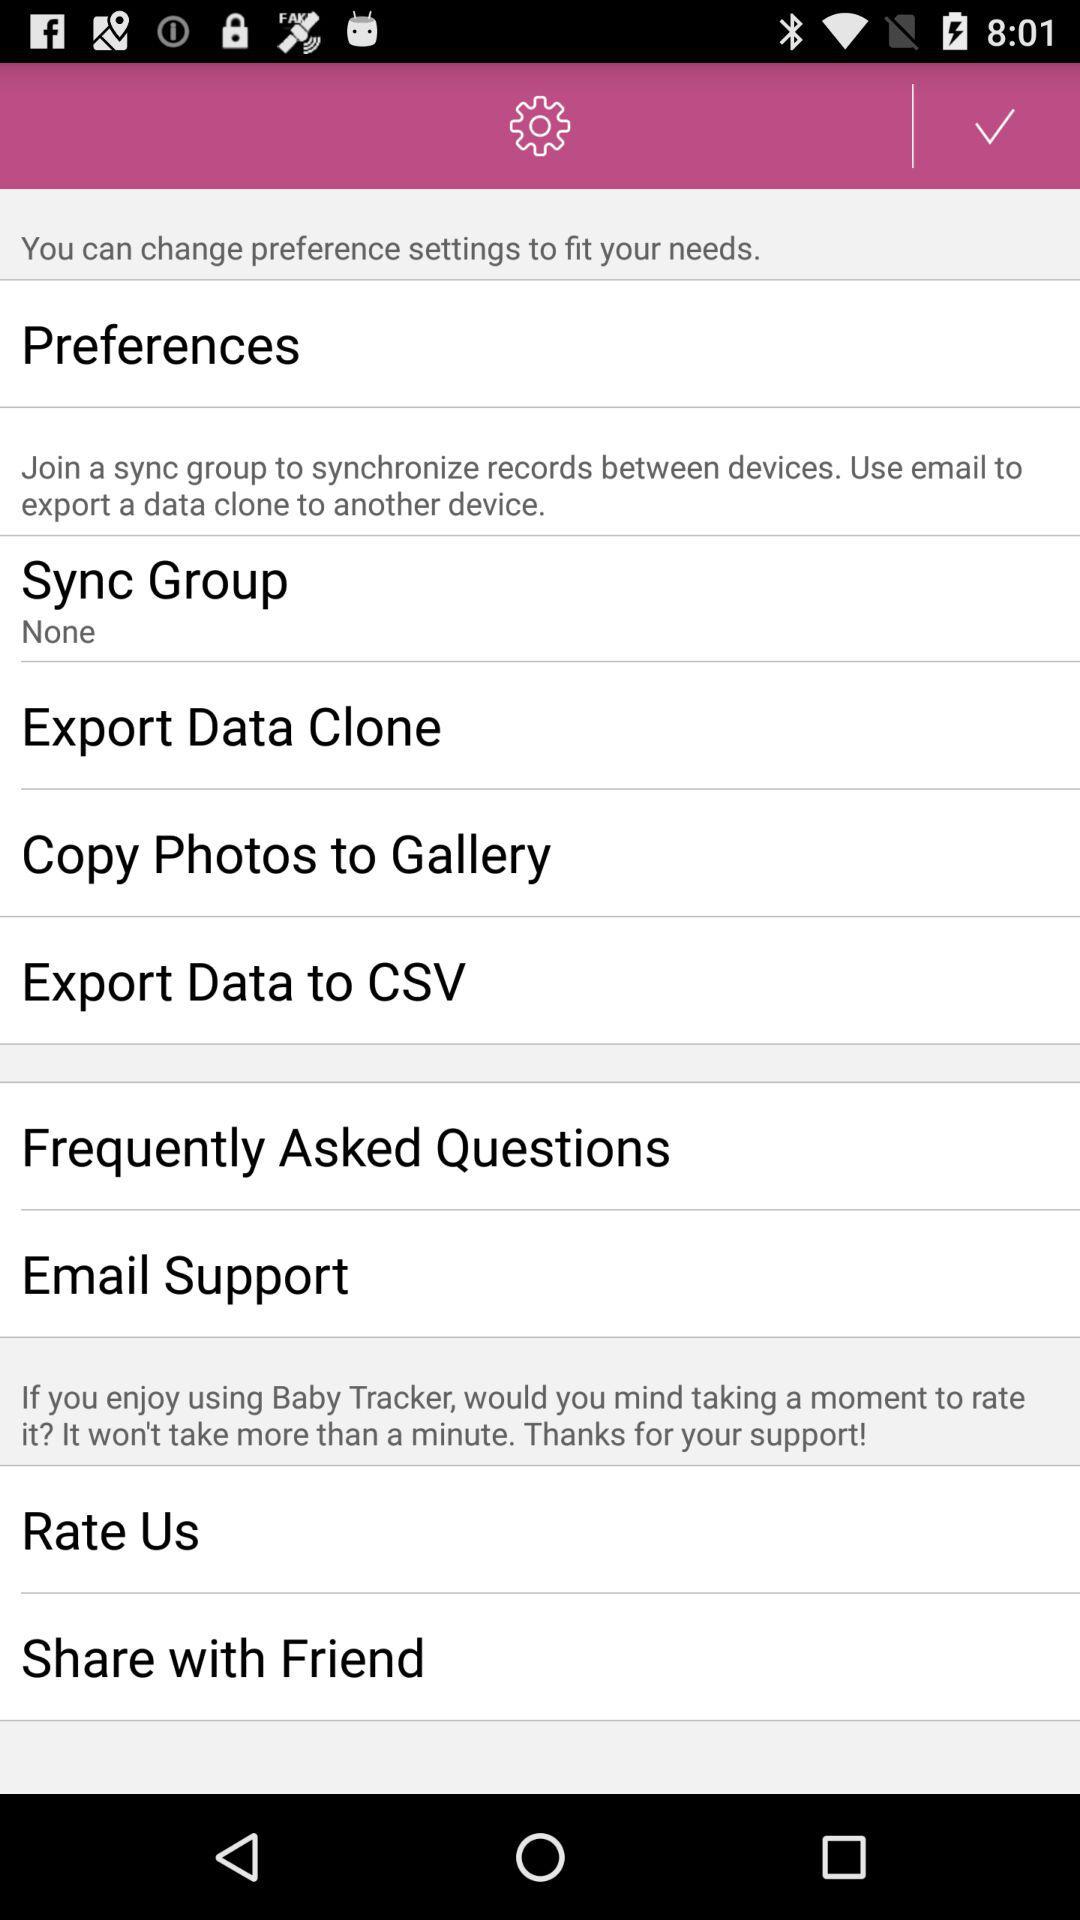 The image size is (1080, 1920). Describe the element at coordinates (540, 1656) in the screenshot. I see `the share with friend button` at that location.